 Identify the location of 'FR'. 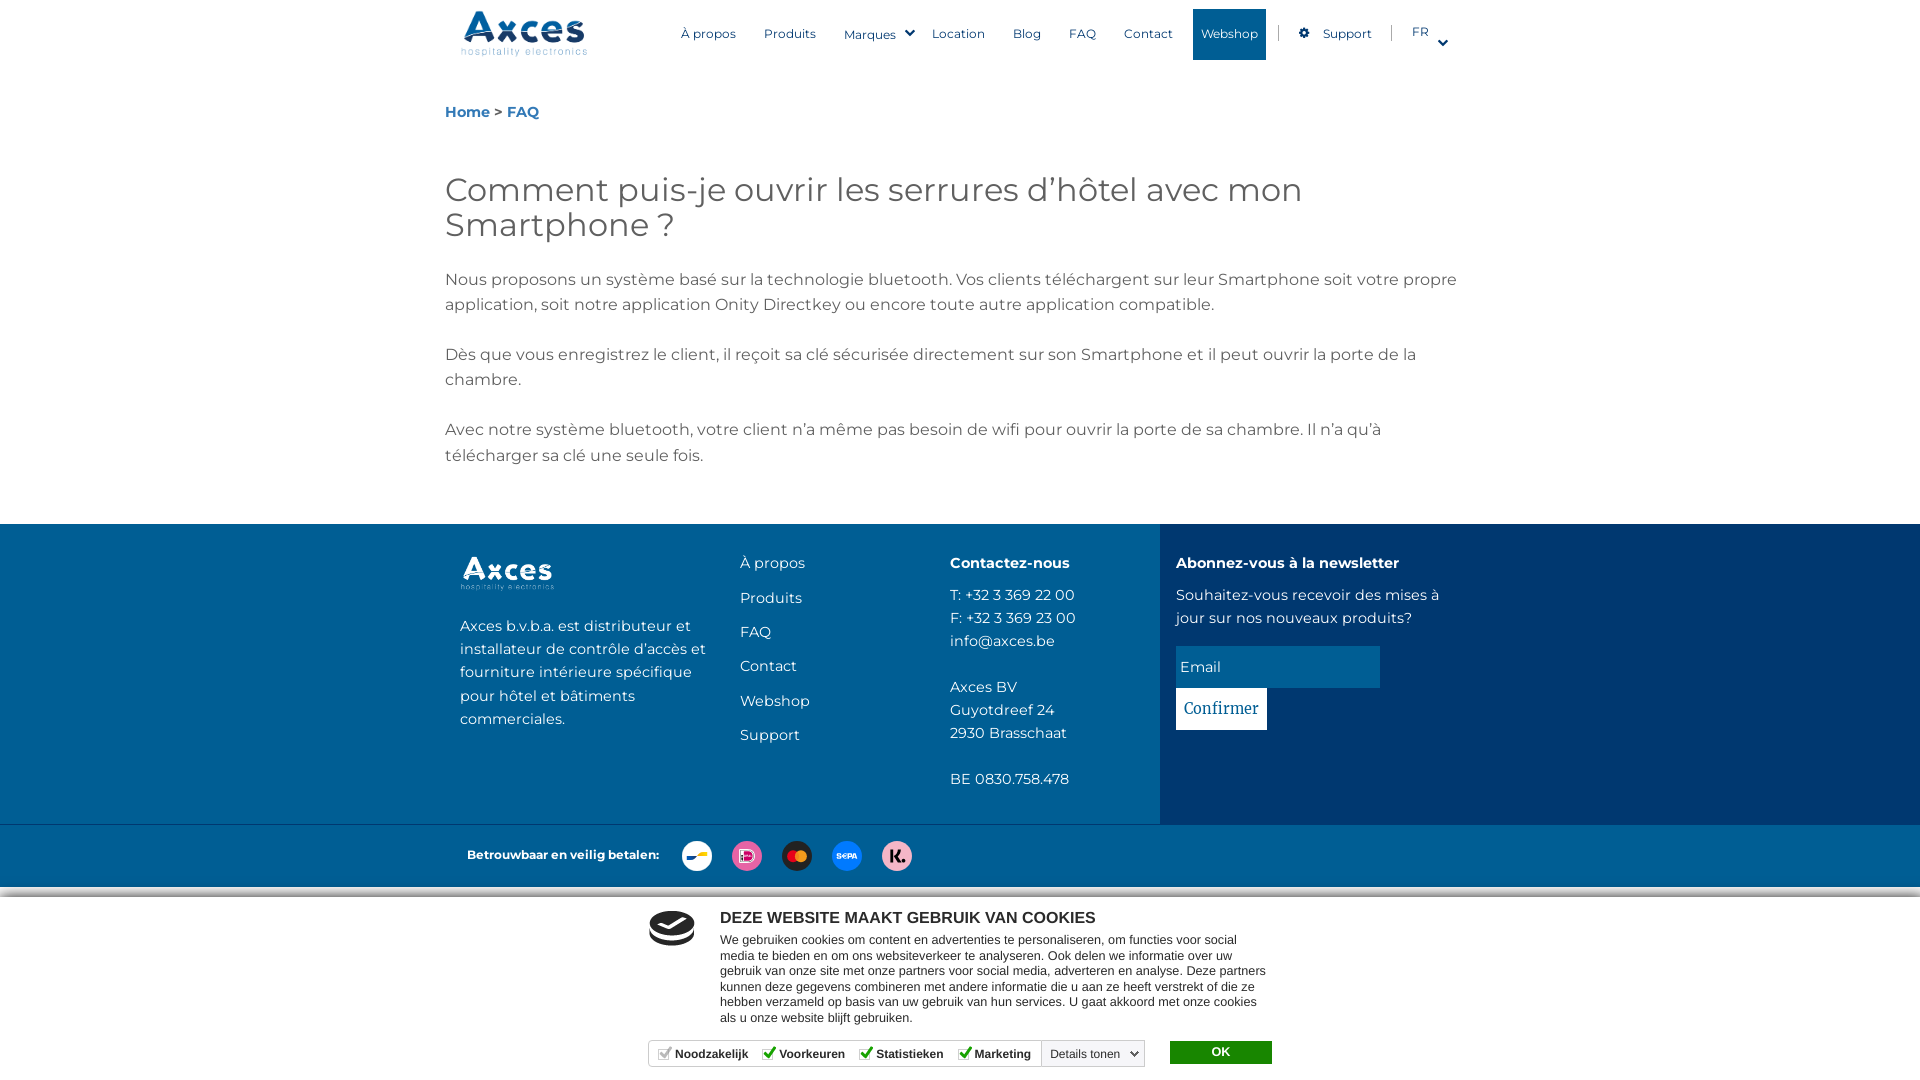
(1423, 31).